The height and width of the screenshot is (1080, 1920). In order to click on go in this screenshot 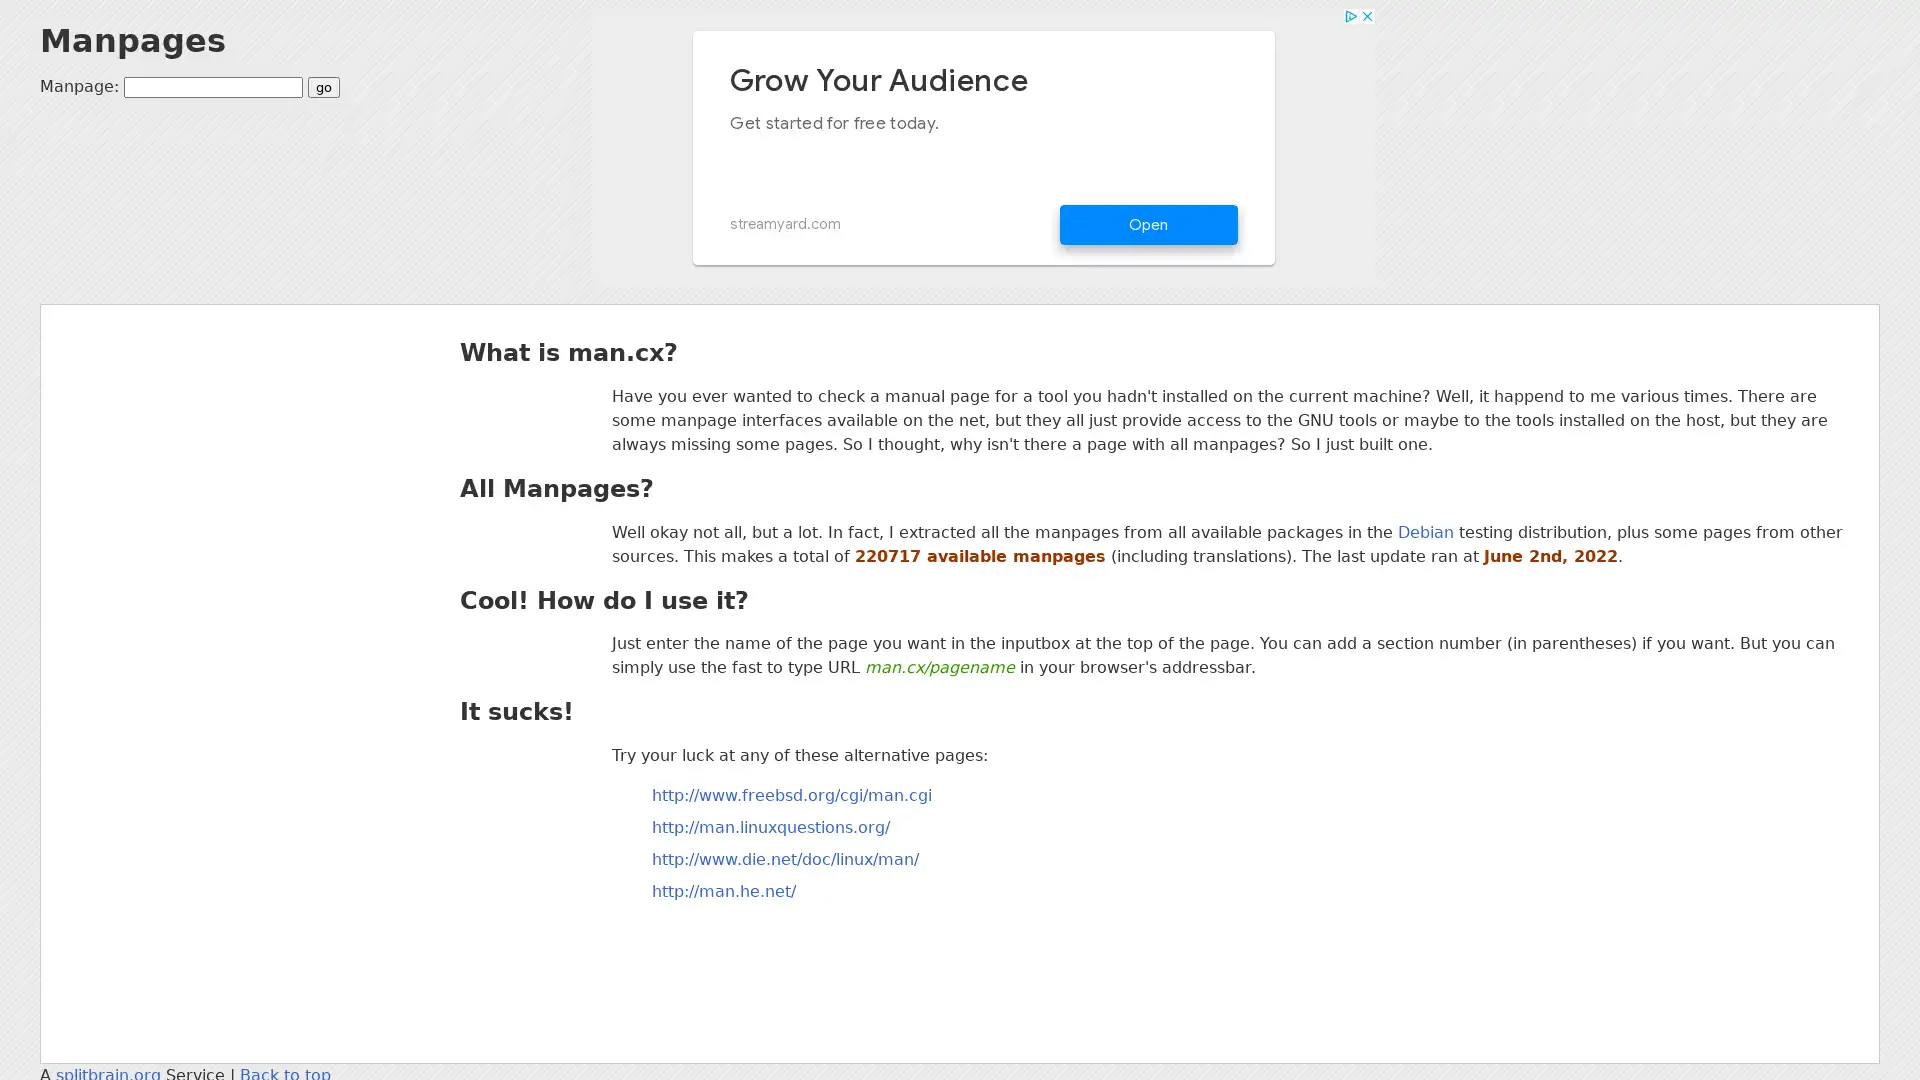, I will do `click(324, 85)`.